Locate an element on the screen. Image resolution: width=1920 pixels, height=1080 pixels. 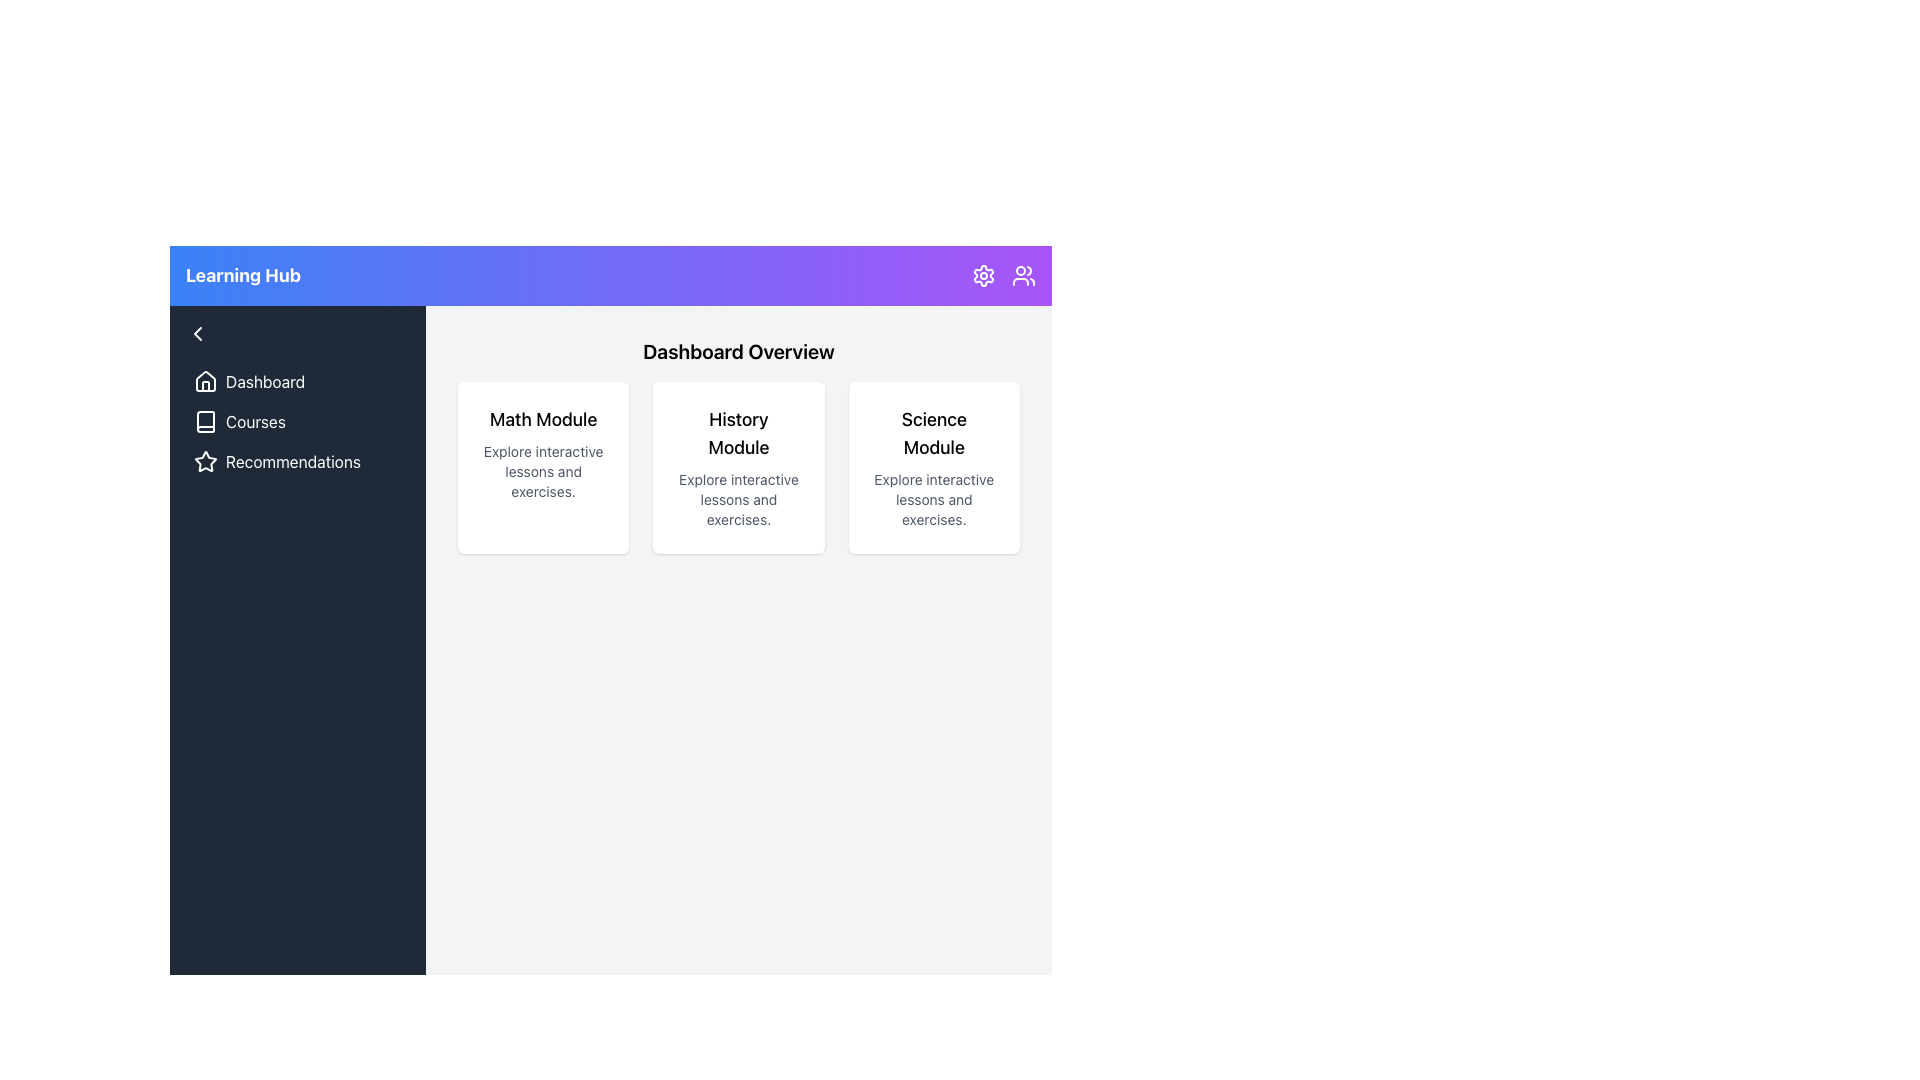
the 'Dashboard Overview' text label, which is a bold heading at the top of the main content area, emphasizing the section title is located at coordinates (738, 350).